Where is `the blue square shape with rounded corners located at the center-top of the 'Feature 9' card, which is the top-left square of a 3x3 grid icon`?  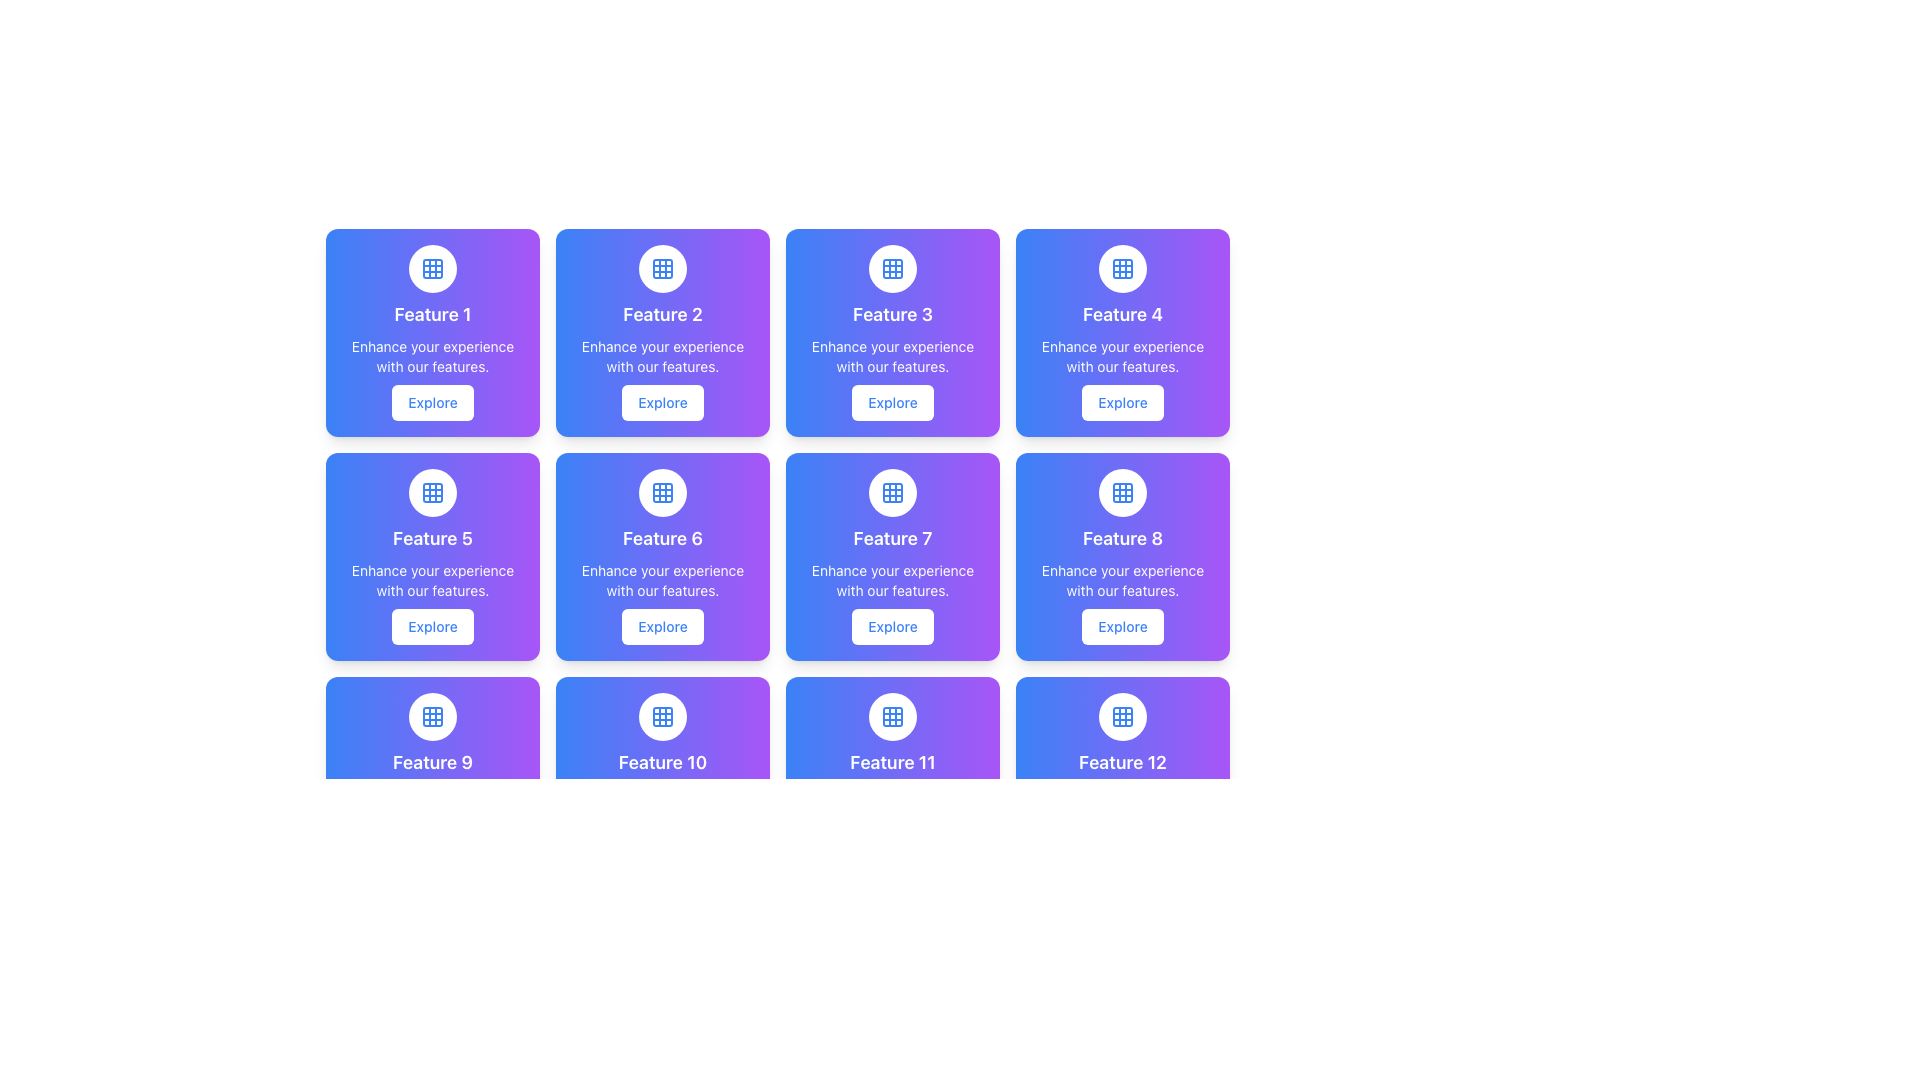 the blue square shape with rounded corners located at the center-top of the 'Feature 9' card, which is the top-left square of a 3x3 grid icon is located at coordinates (431, 716).